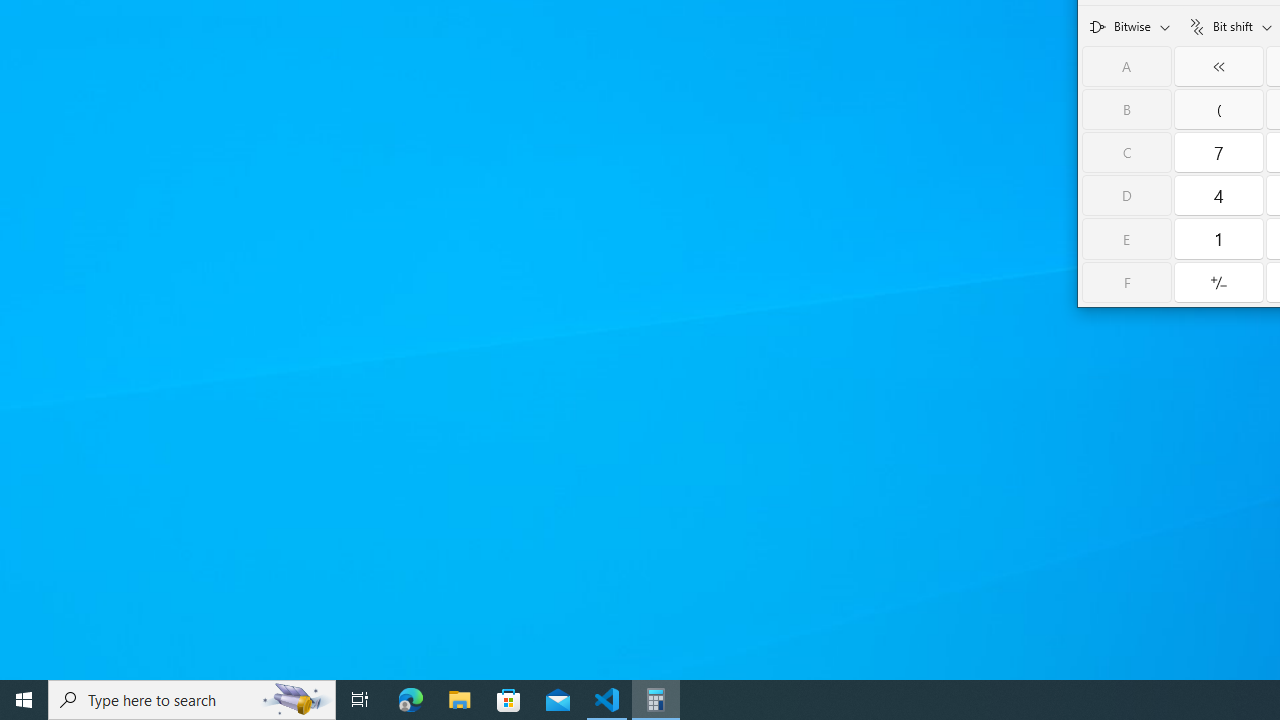  Describe the element at coordinates (656, 698) in the screenshot. I see `'Calculator - 1 running window'` at that location.